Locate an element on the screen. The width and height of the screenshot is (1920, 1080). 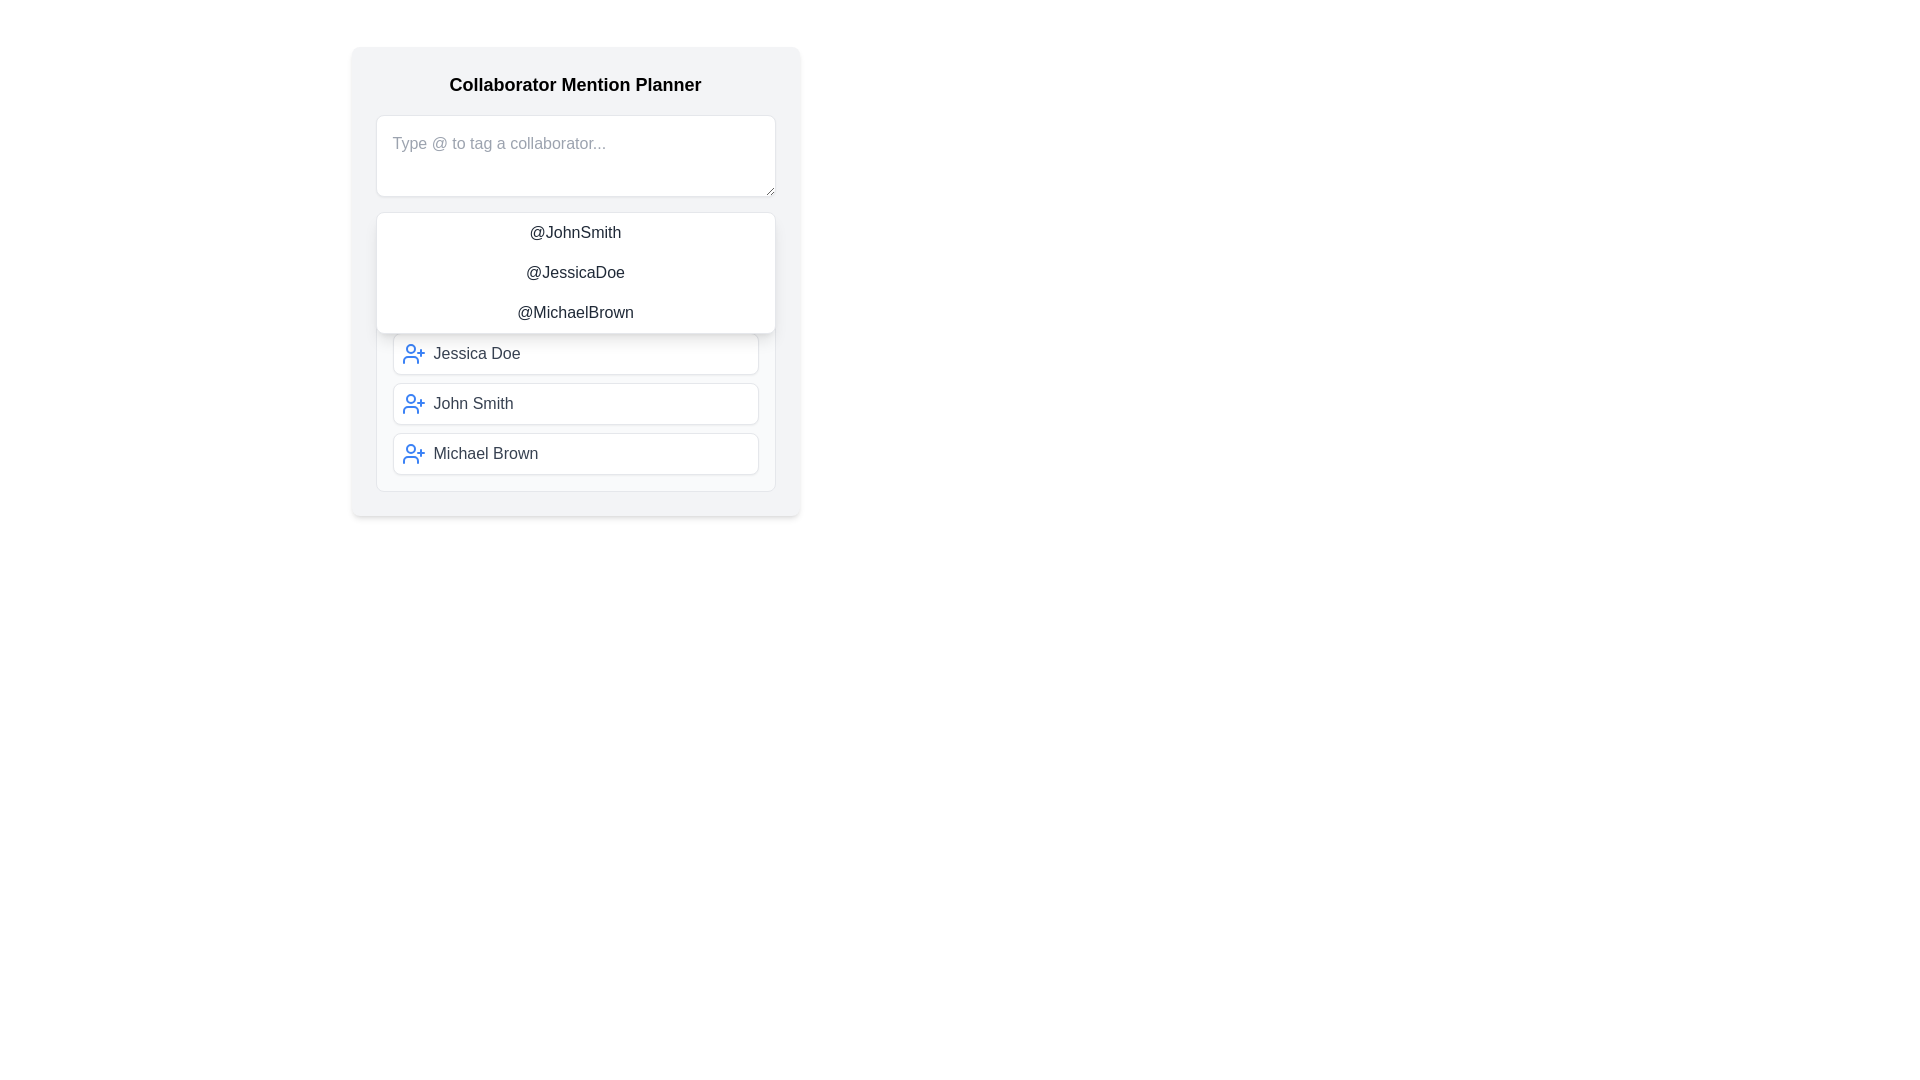
the blue-colored icon button resembling a user silhouette with a '+' symbol, located under 'Collaborator Mention Planner' associated with 'Jessica Doe' is located at coordinates (412, 353).